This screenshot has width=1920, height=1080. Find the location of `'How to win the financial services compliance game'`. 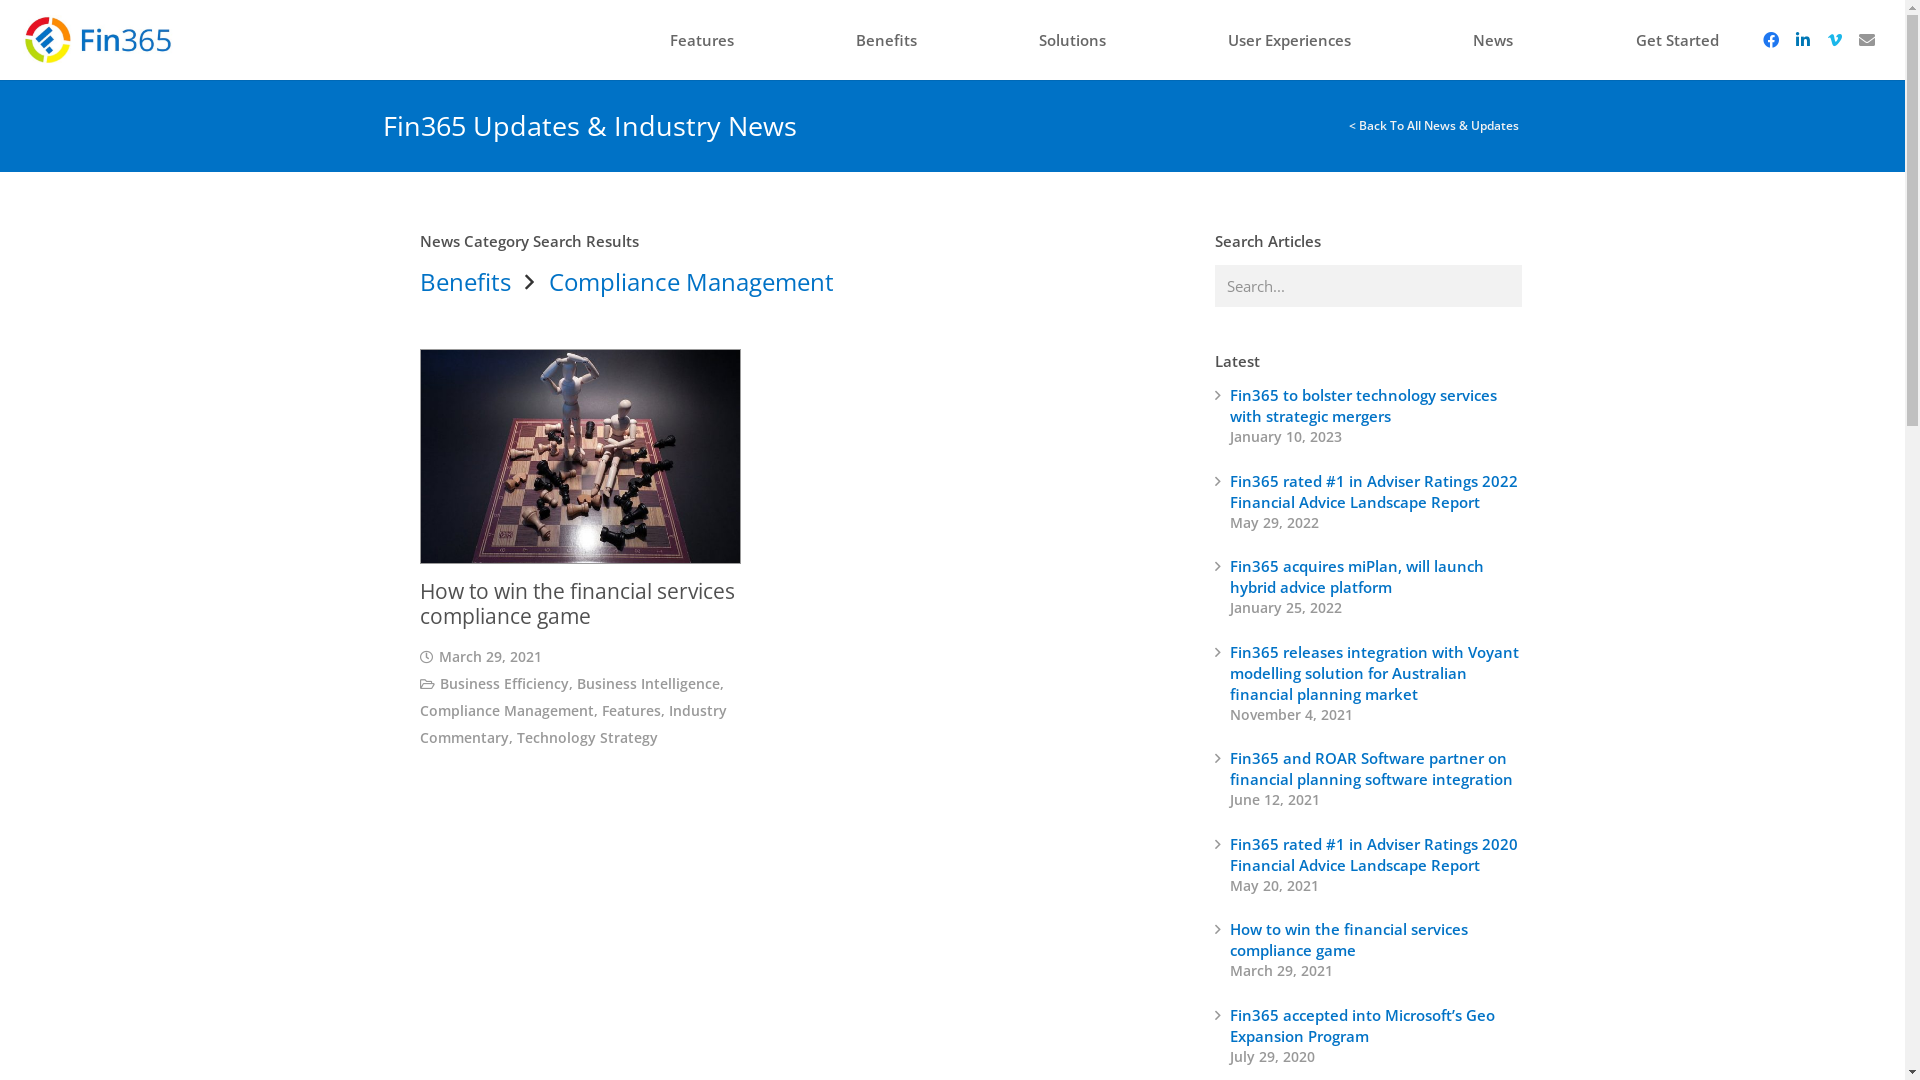

'How to win the financial services compliance game' is located at coordinates (1348, 939).